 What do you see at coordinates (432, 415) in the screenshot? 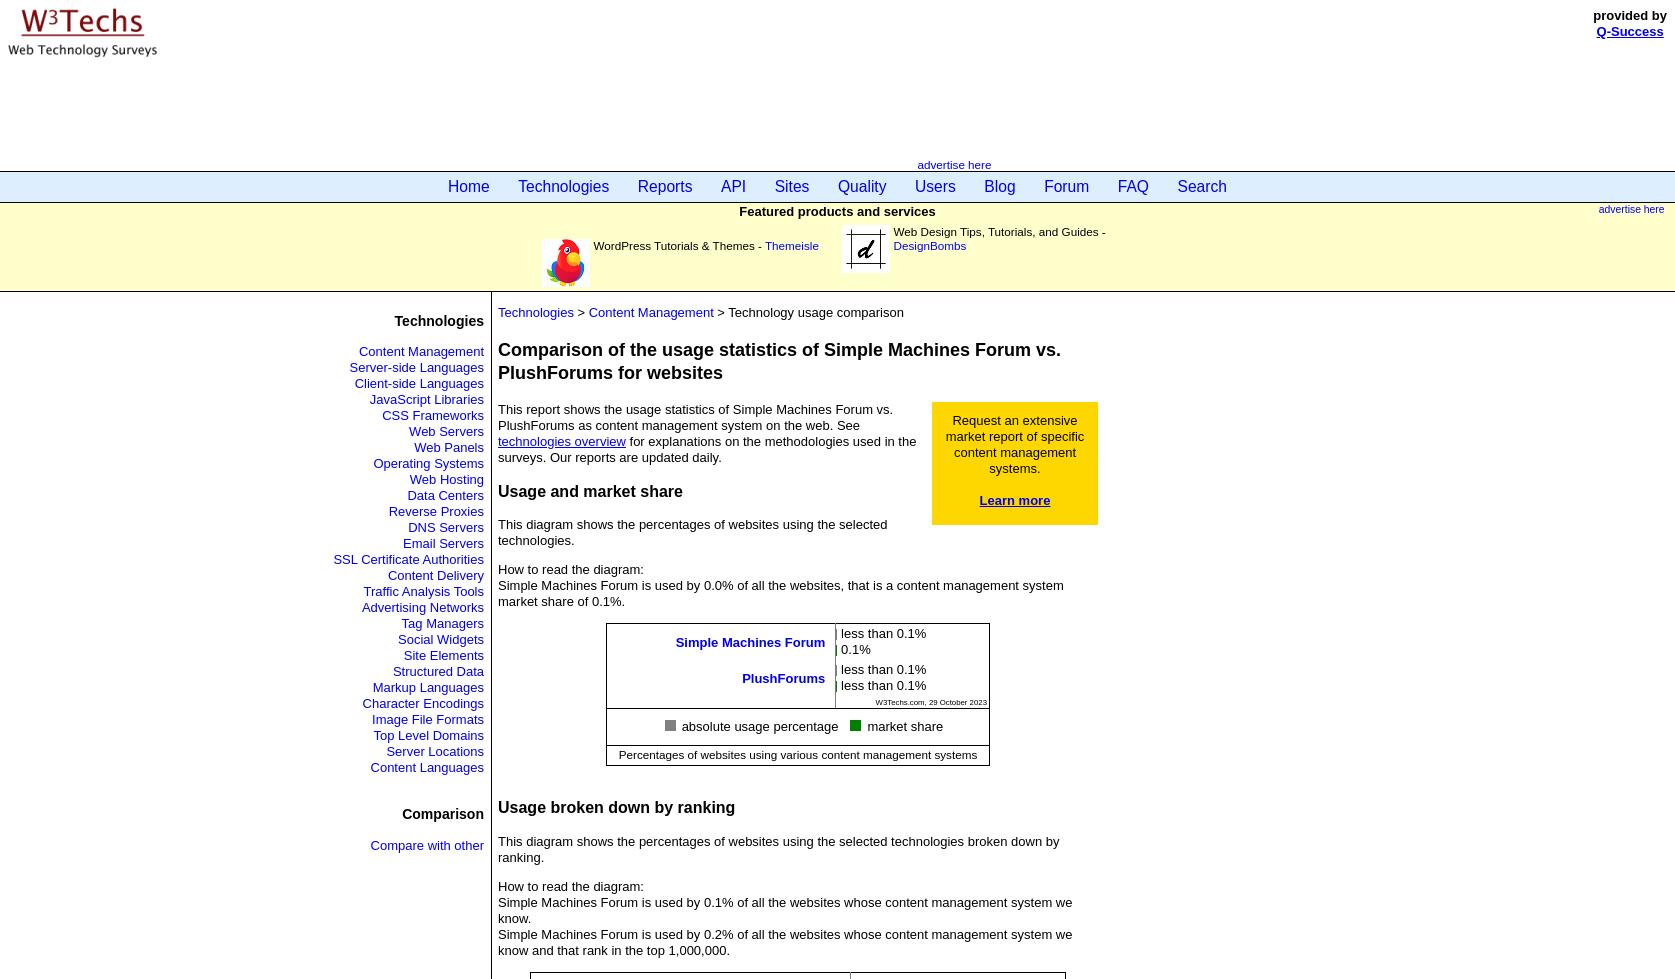
I see `'CSS Frameworks'` at bounding box center [432, 415].